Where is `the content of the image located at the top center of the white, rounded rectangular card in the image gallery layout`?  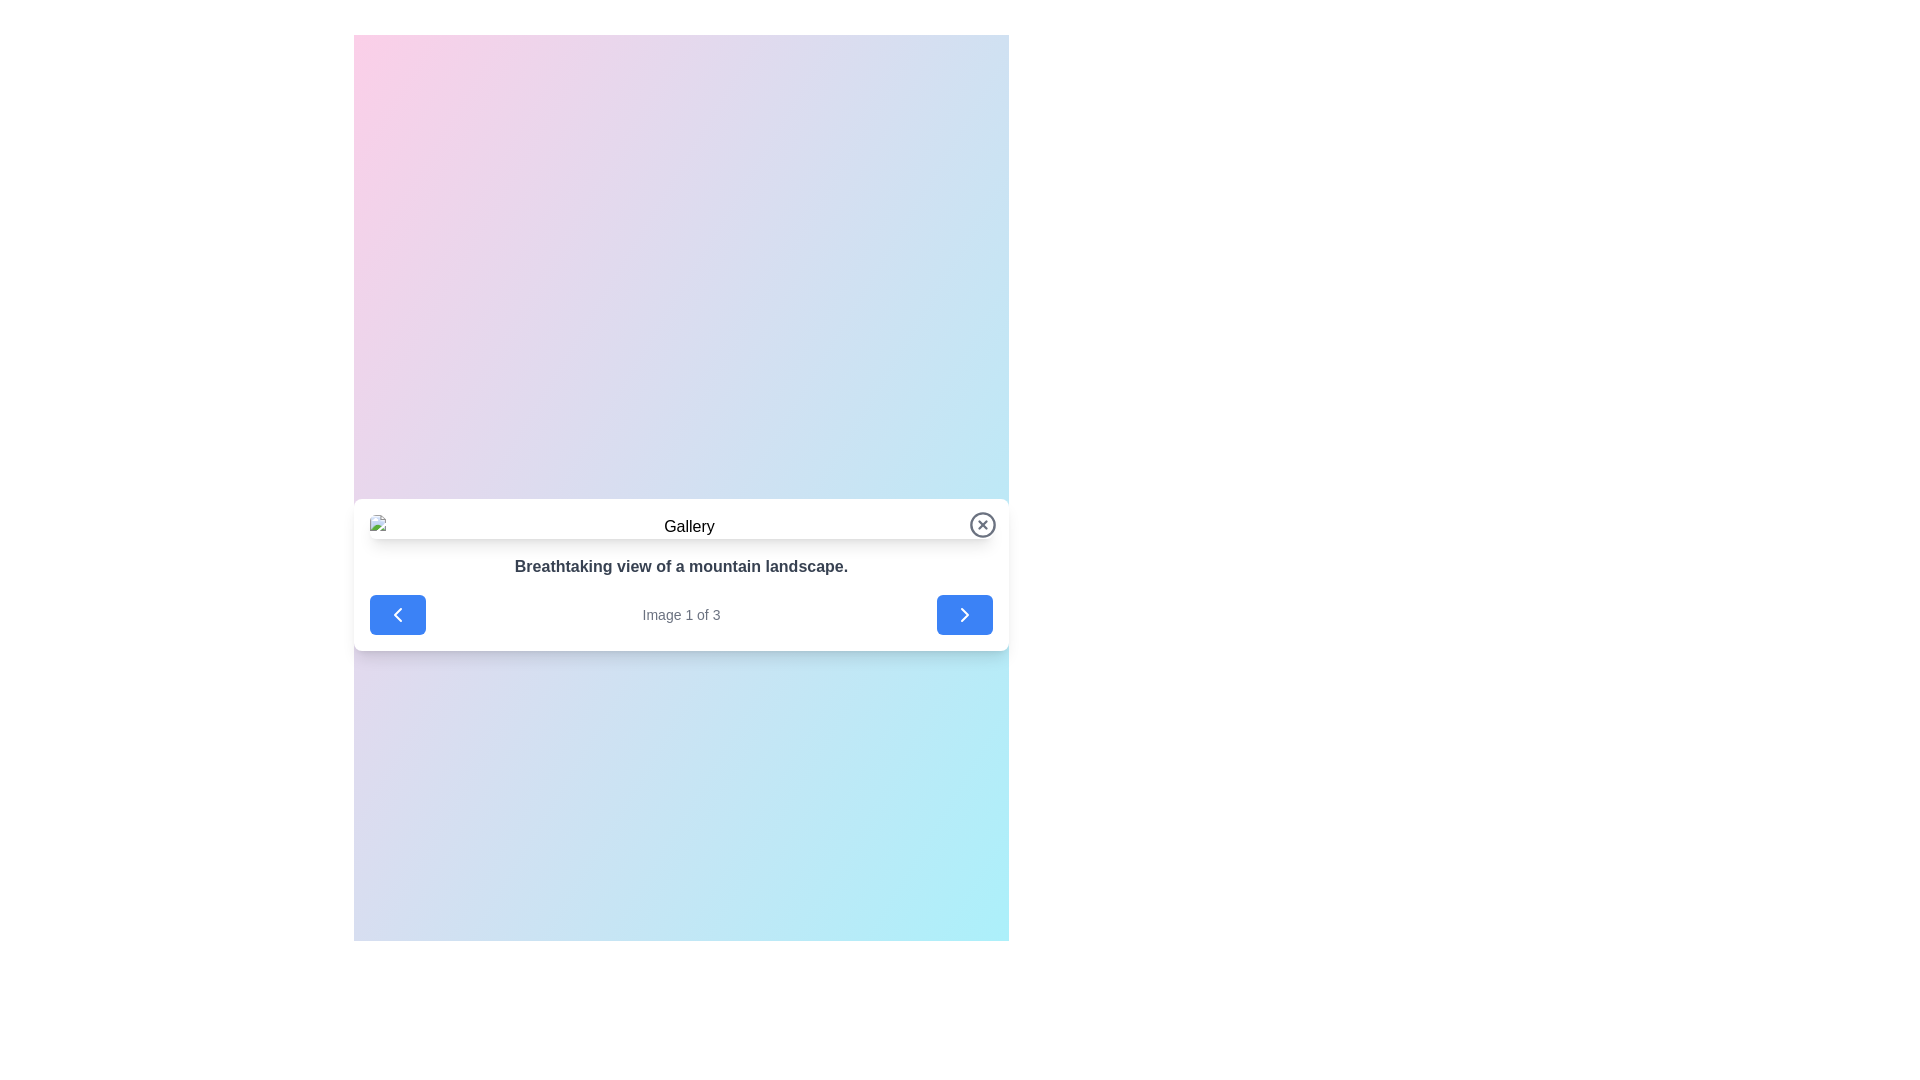 the content of the image located at the top center of the white, rounded rectangular card in the image gallery layout is located at coordinates (681, 526).